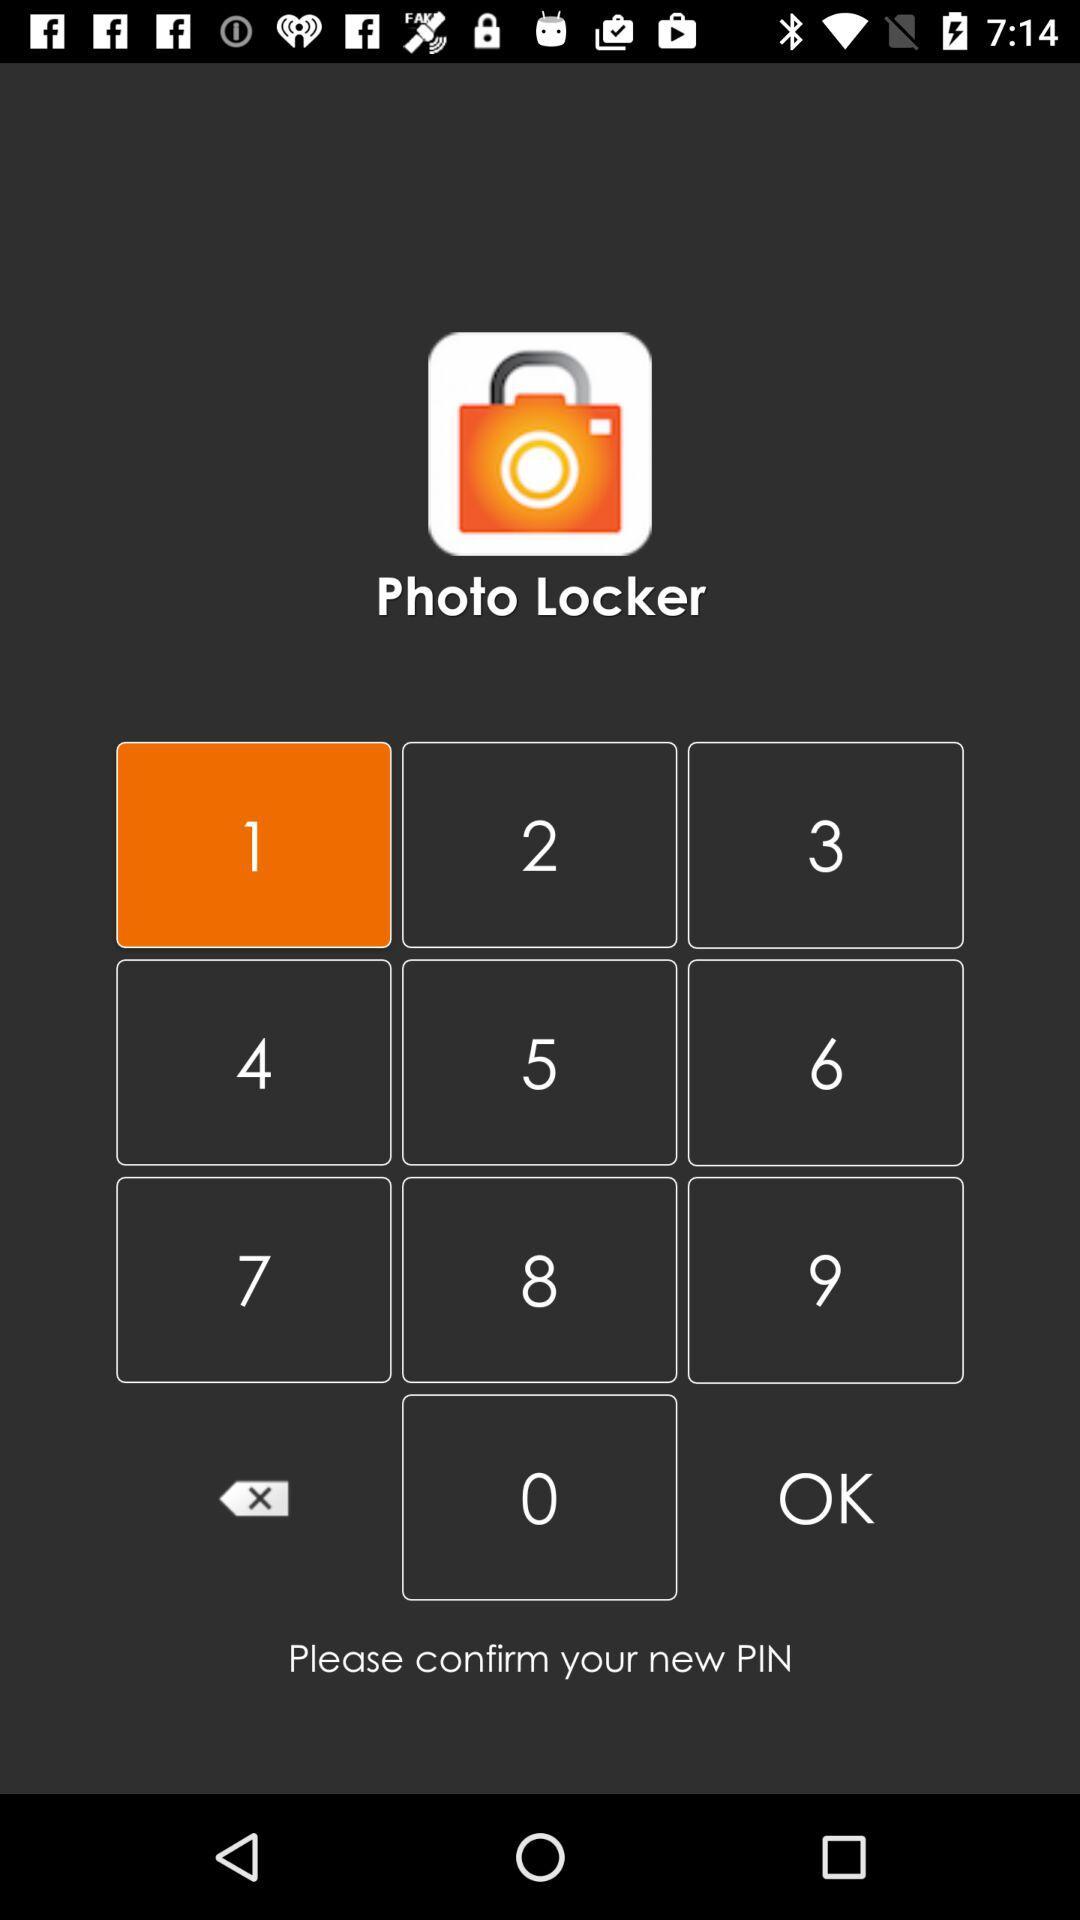  What do you see at coordinates (252, 1497) in the screenshot?
I see `clear number` at bounding box center [252, 1497].